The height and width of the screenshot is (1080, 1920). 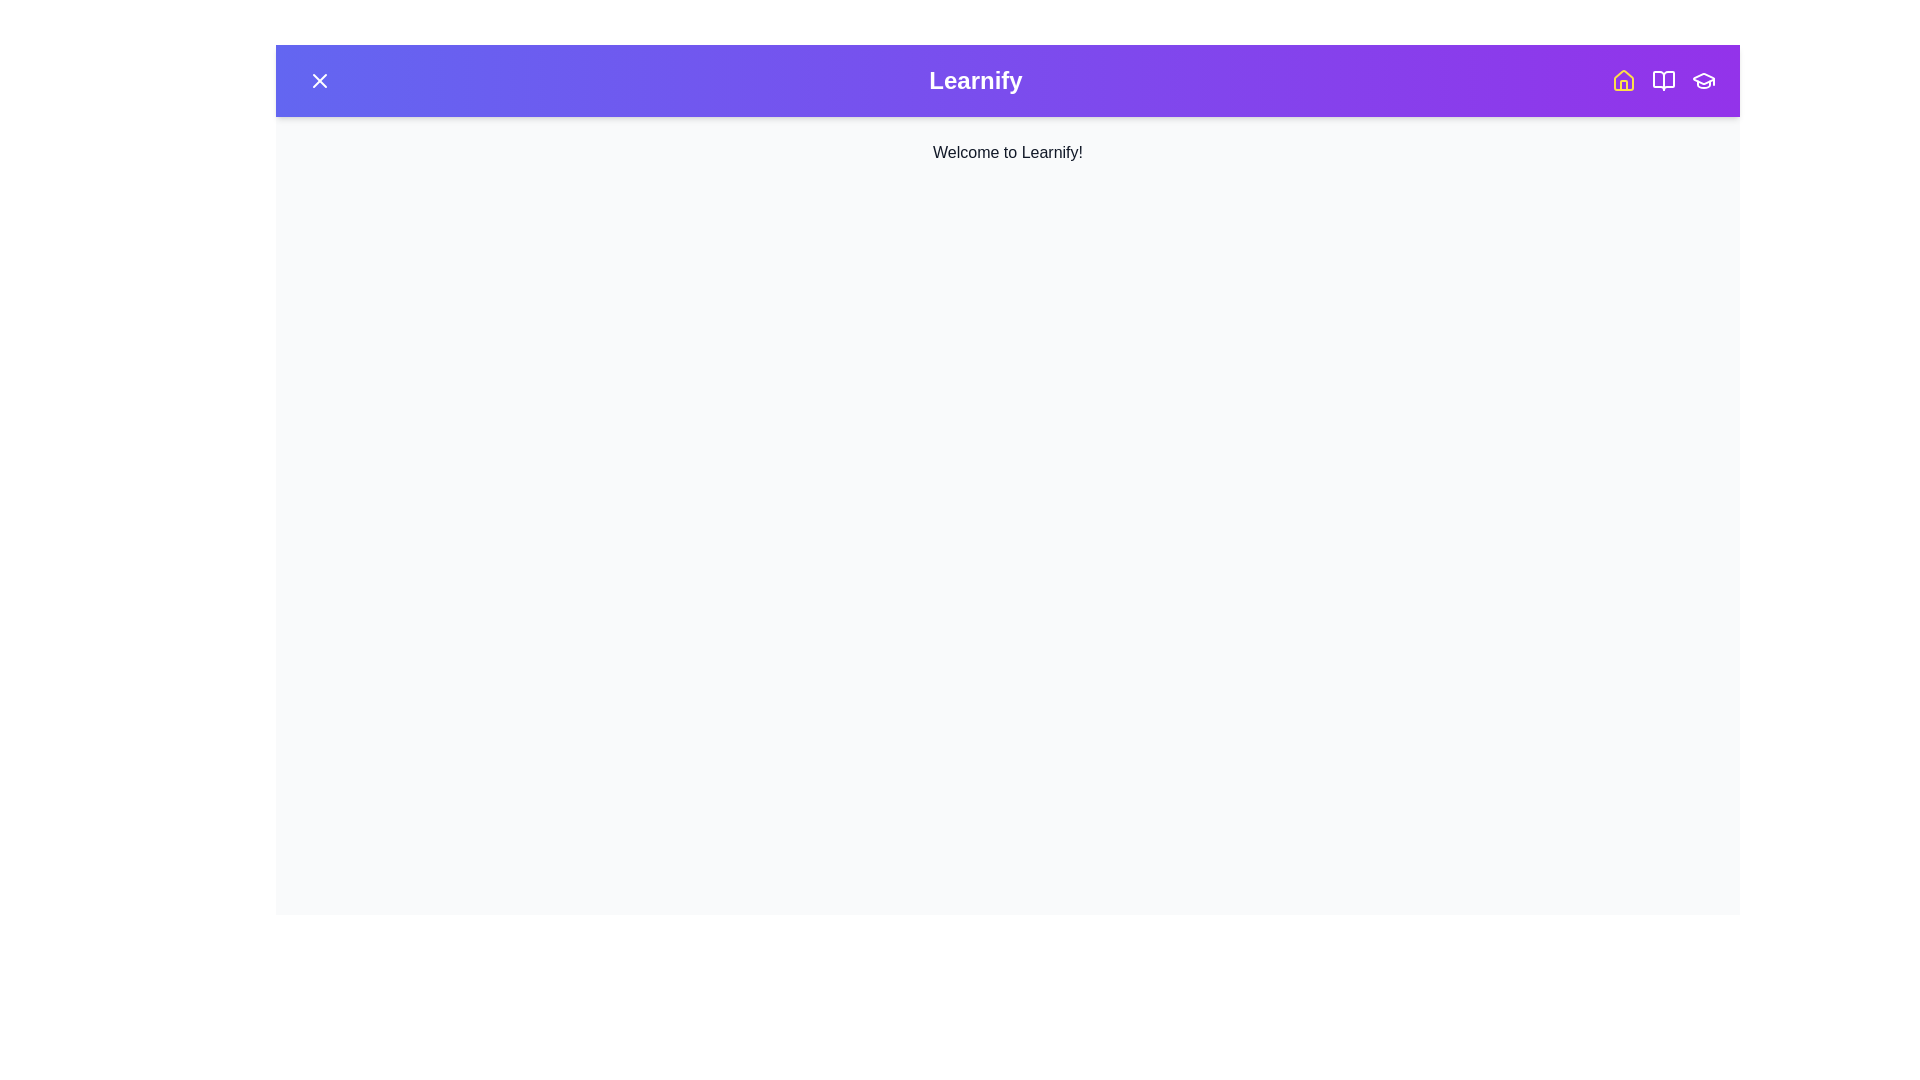 I want to click on the 'Profile' tab represented by the GraduationCap icon, so click(x=1703, y=80).